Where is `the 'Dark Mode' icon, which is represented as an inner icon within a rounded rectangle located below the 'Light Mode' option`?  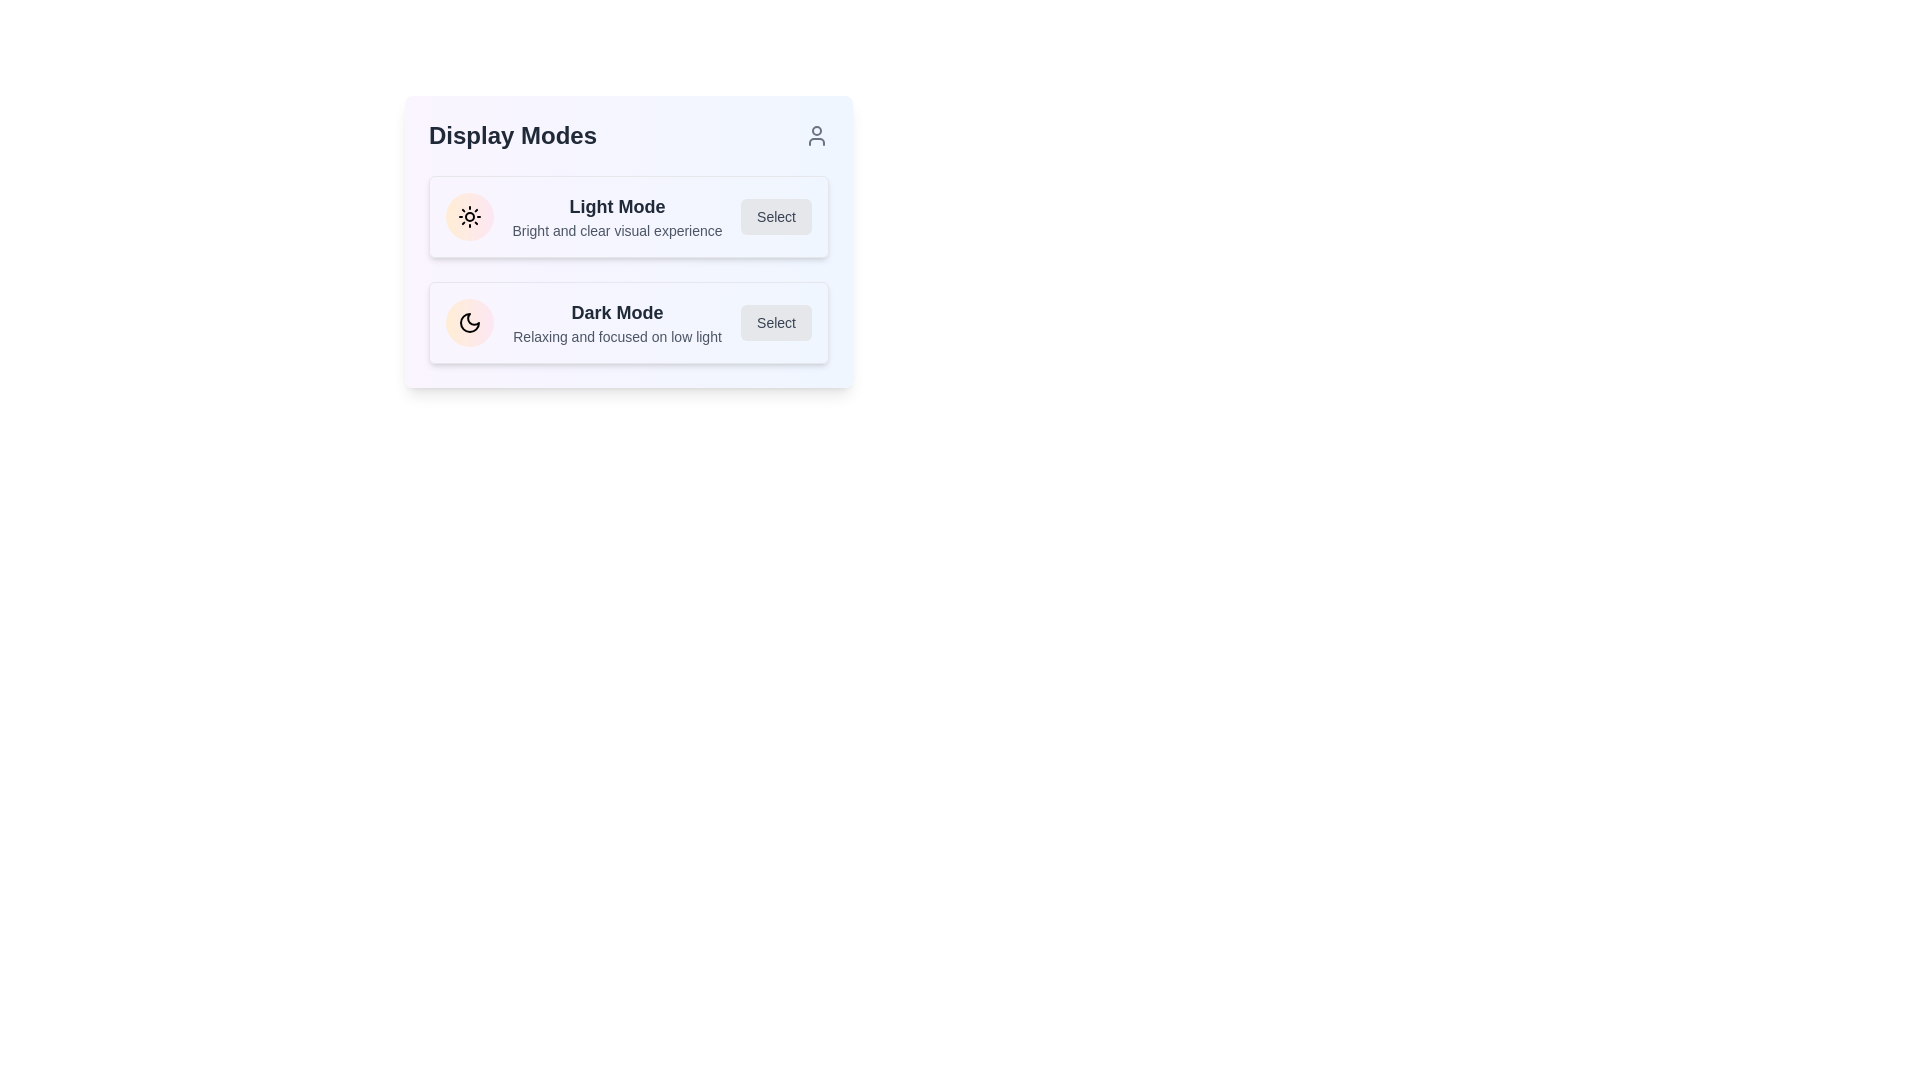 the 'Dark Mode' icon, which is represented as an inner icon within a rounded rectangle located below the 'Light Mode' option is located at coordinates (469, 322).